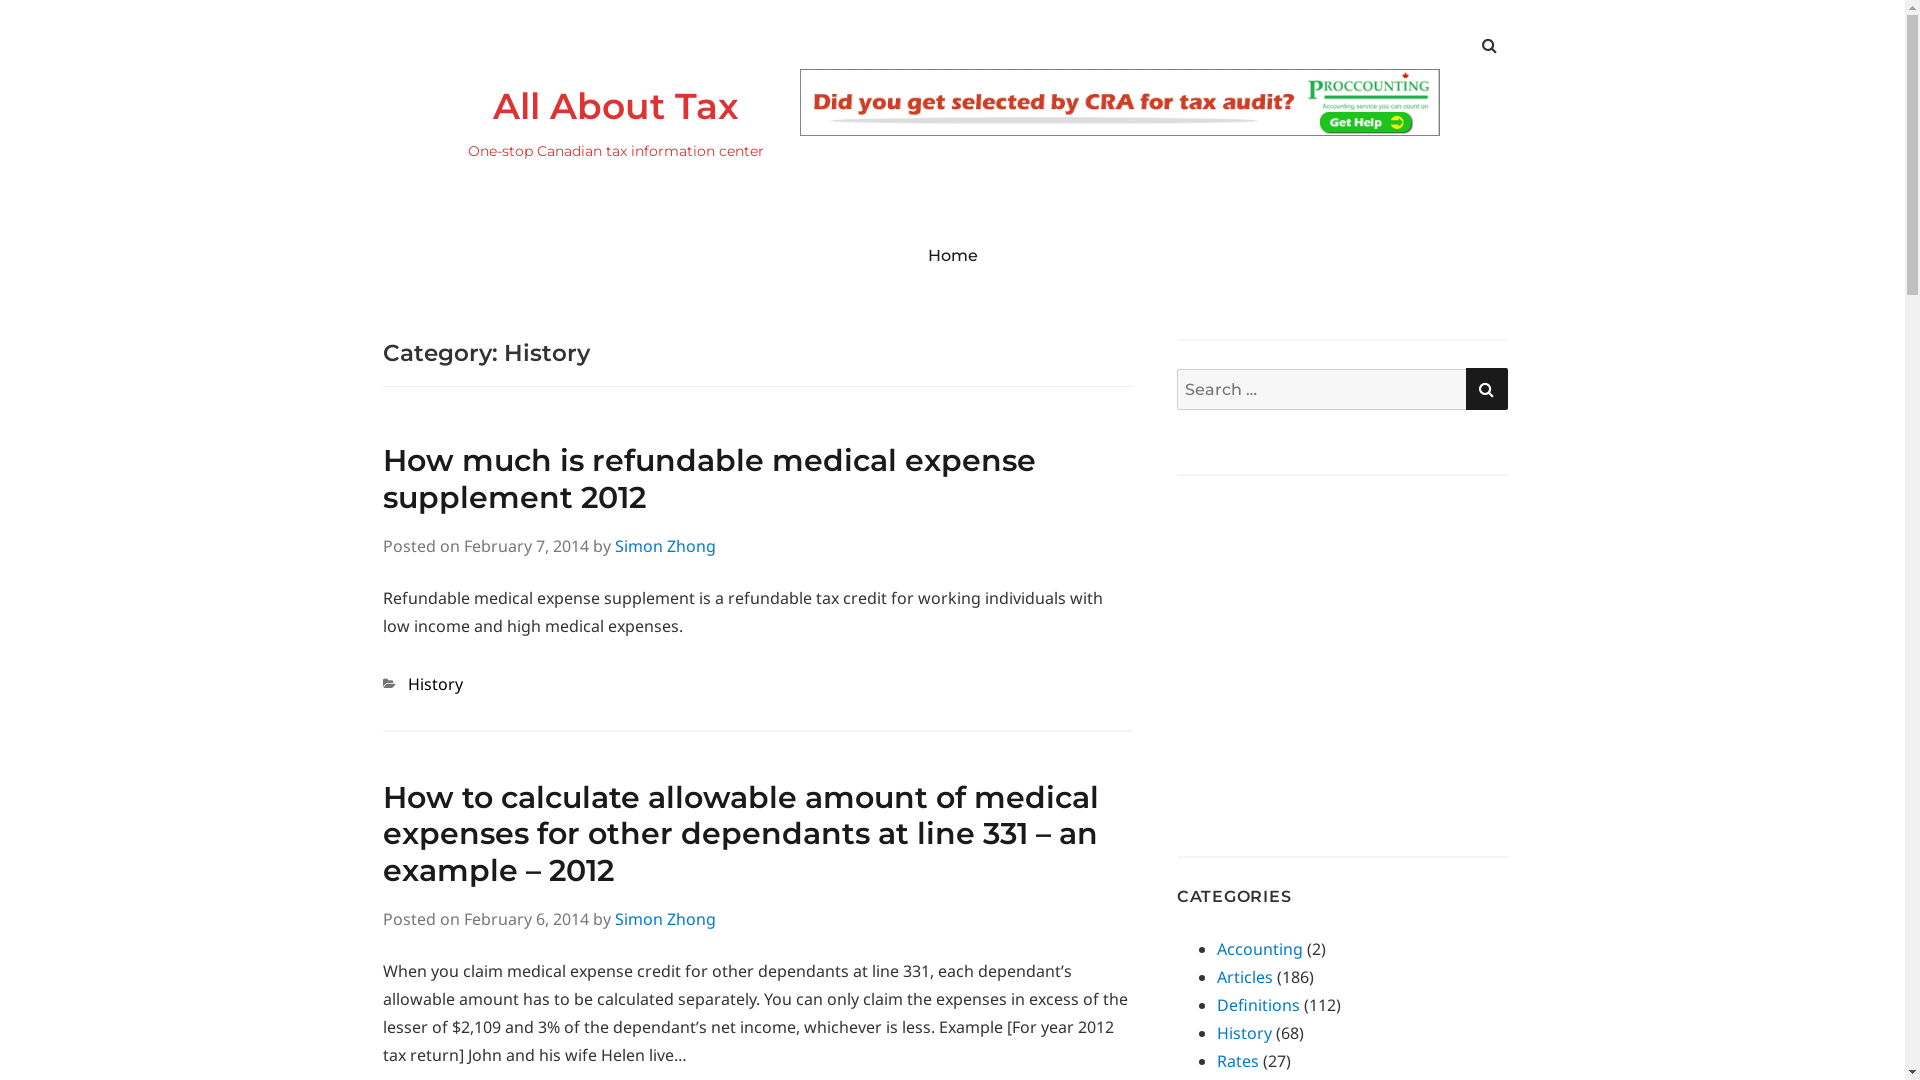 The height and width of the screenshot is (1080, 1920). Describe the element at coordinates (1257, 1005) in the screenshot. I see `'Definitions'` at that location.